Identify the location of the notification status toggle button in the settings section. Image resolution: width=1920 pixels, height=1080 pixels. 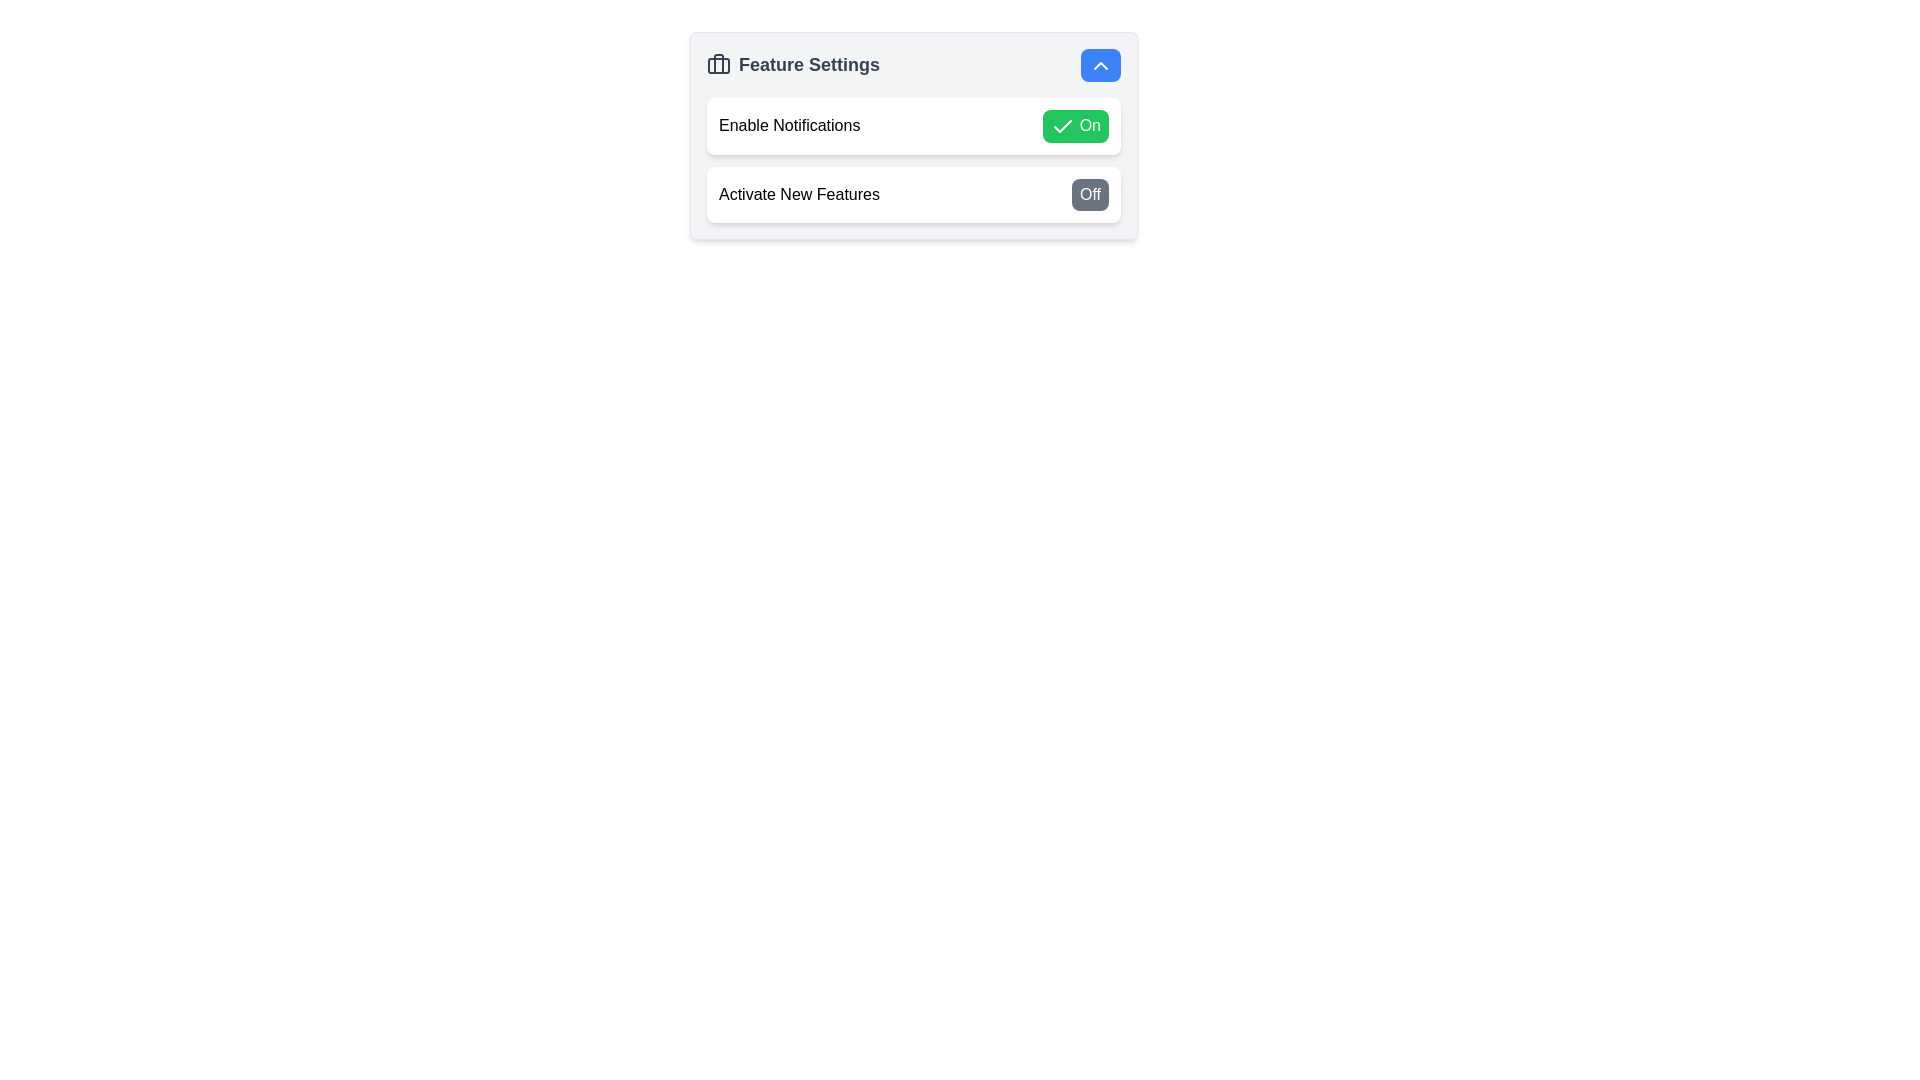
(912, 126).